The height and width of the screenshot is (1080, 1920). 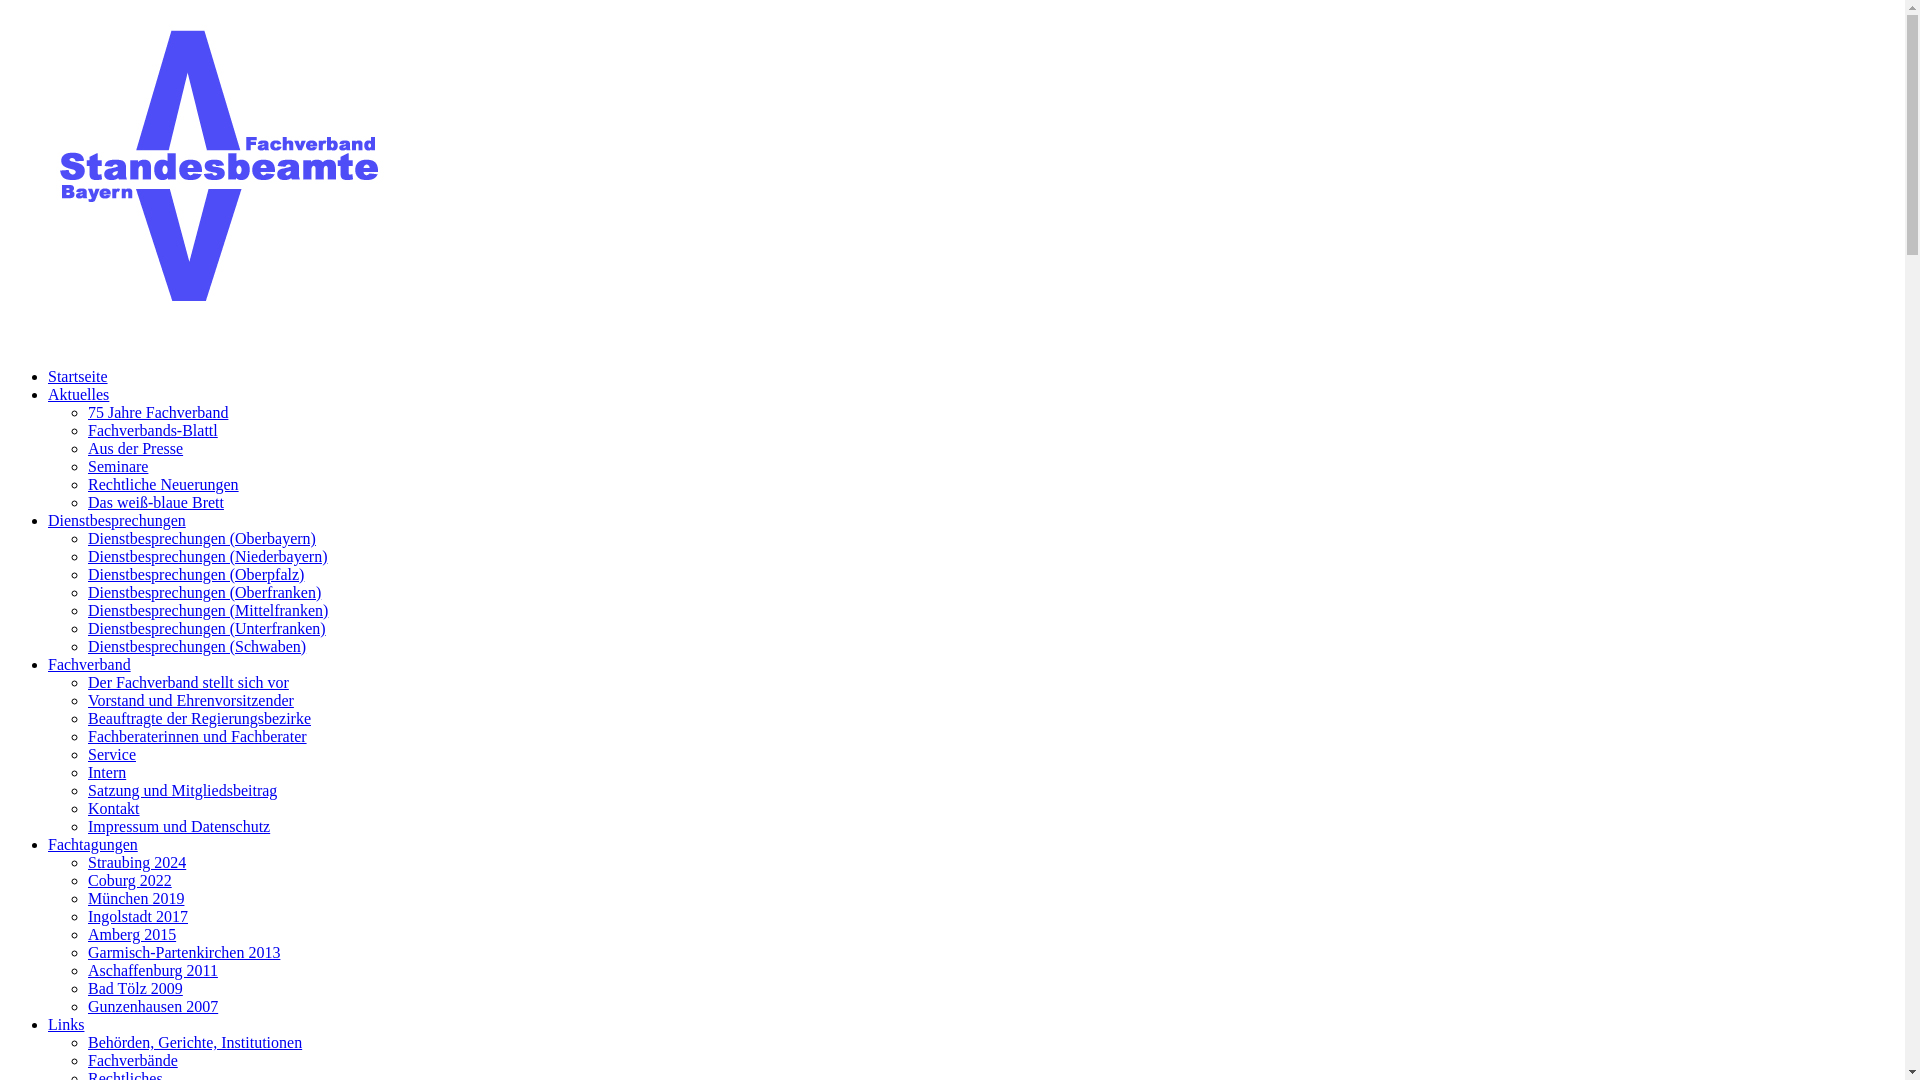 I want to click on 'Satzung und Mitgliedsbeitrag', so click(x=182, y=789).